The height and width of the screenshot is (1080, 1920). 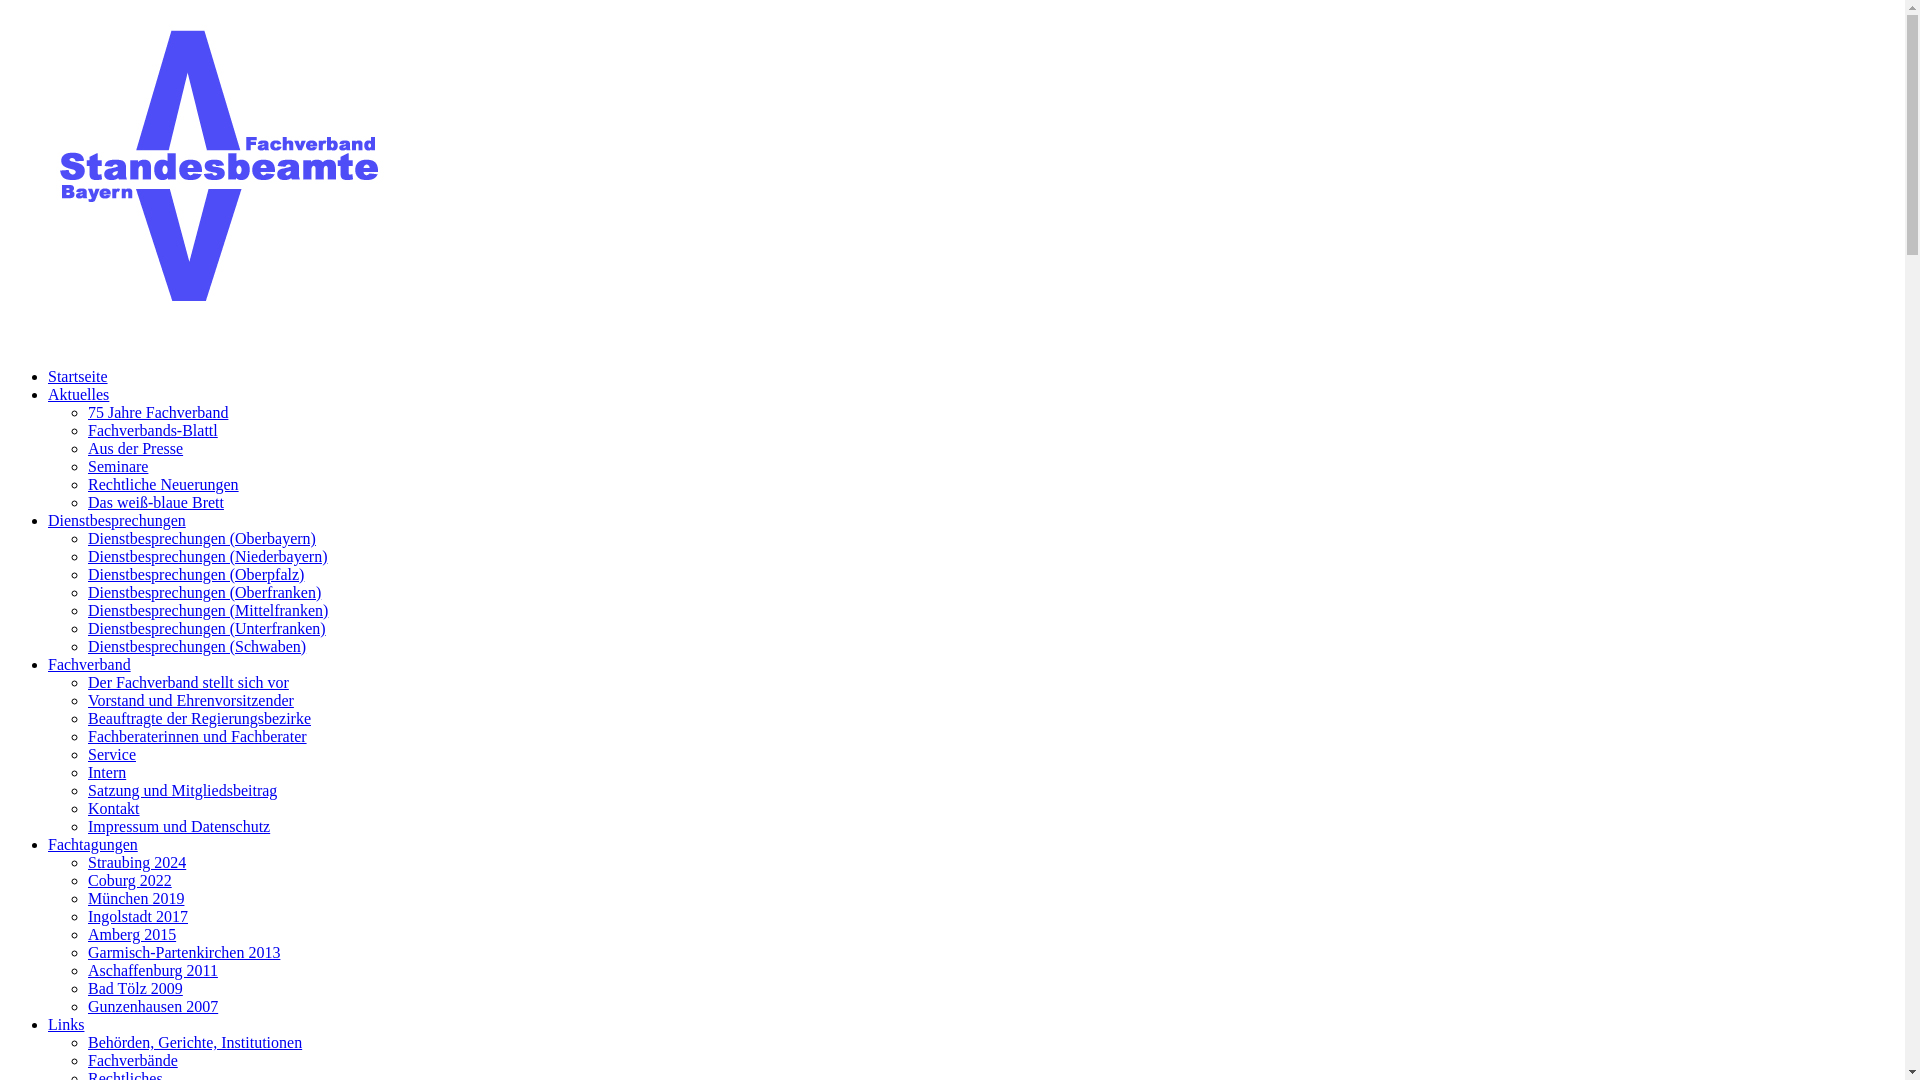 I want to click on 'Satzung und Mitgliedsbeitrag', so click(x=182, y=789).